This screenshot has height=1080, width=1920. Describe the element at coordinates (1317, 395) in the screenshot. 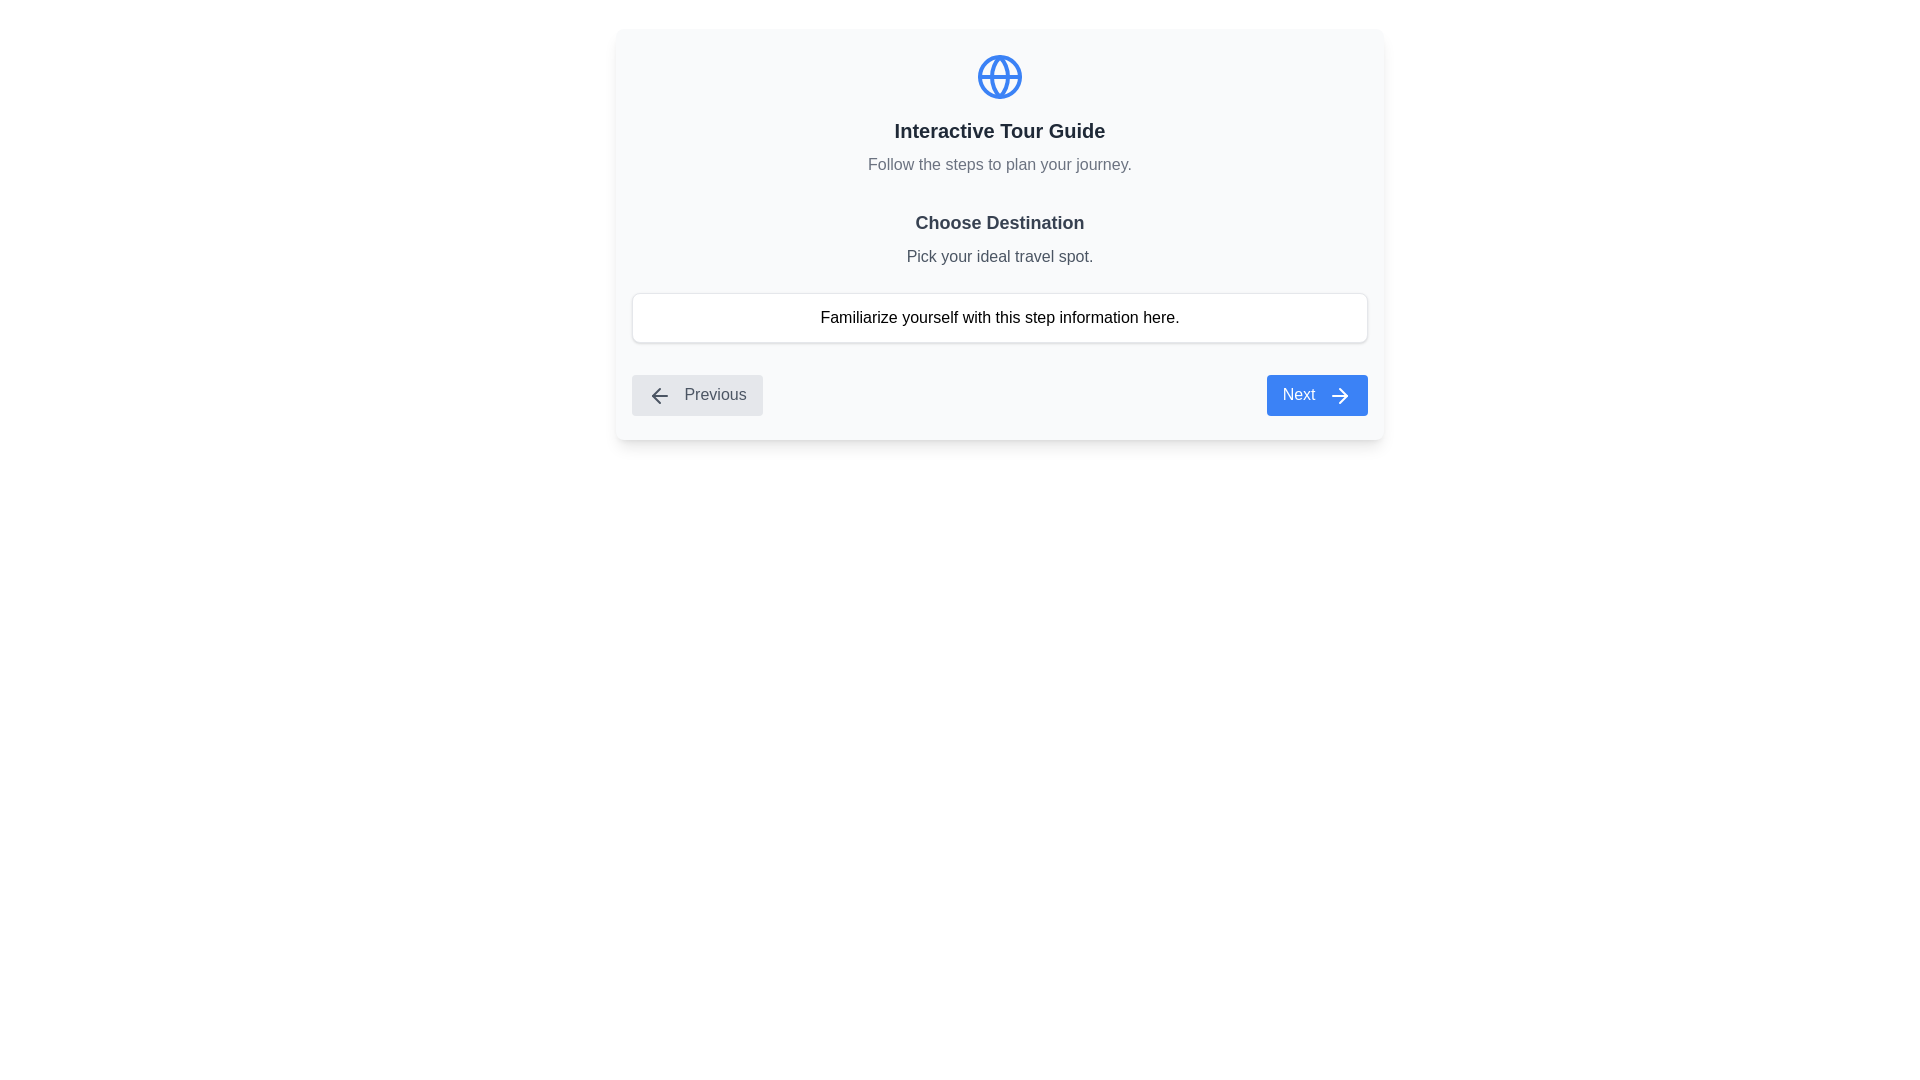

I see `the 'Next' button with a blue background and text 'Next' to change its color to darker blue` at that location.